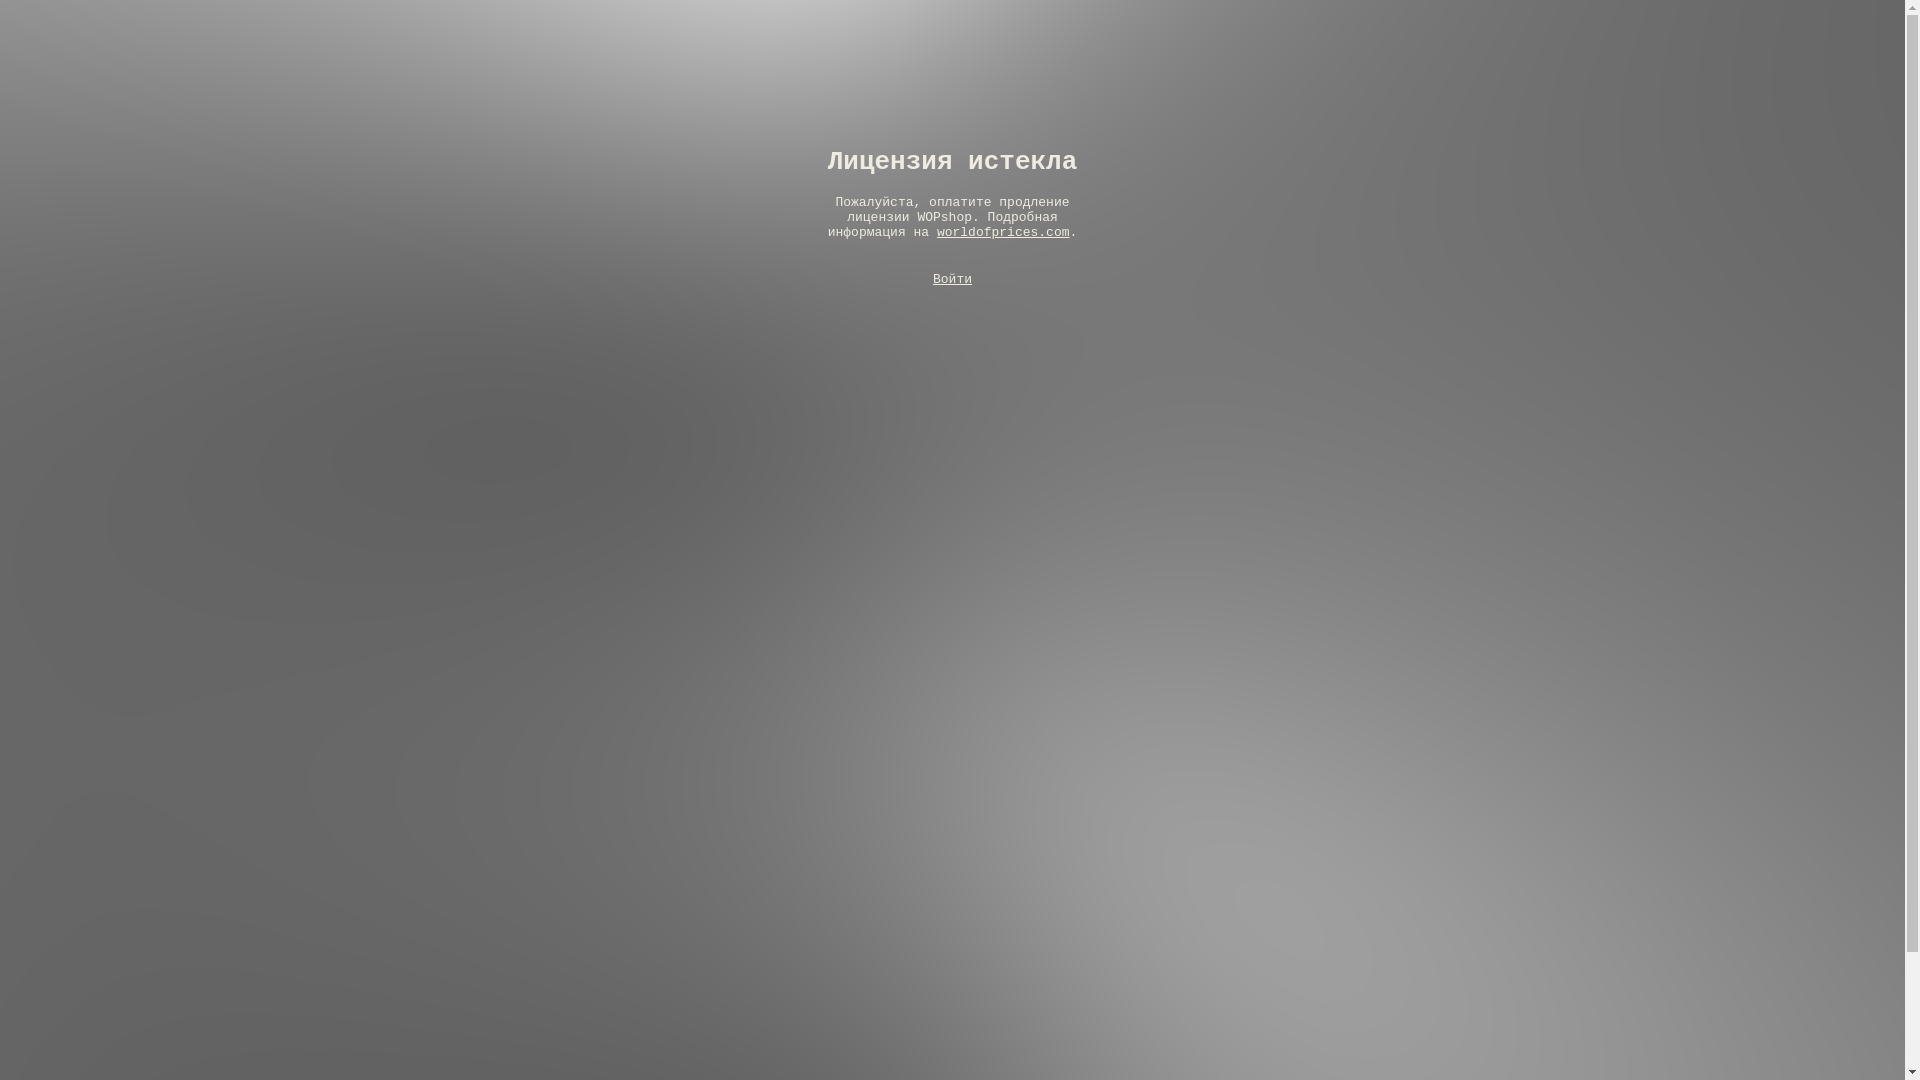 The image size is (1920, 1080). I want to click on 'worldofprices.com', so click(1003, 231).